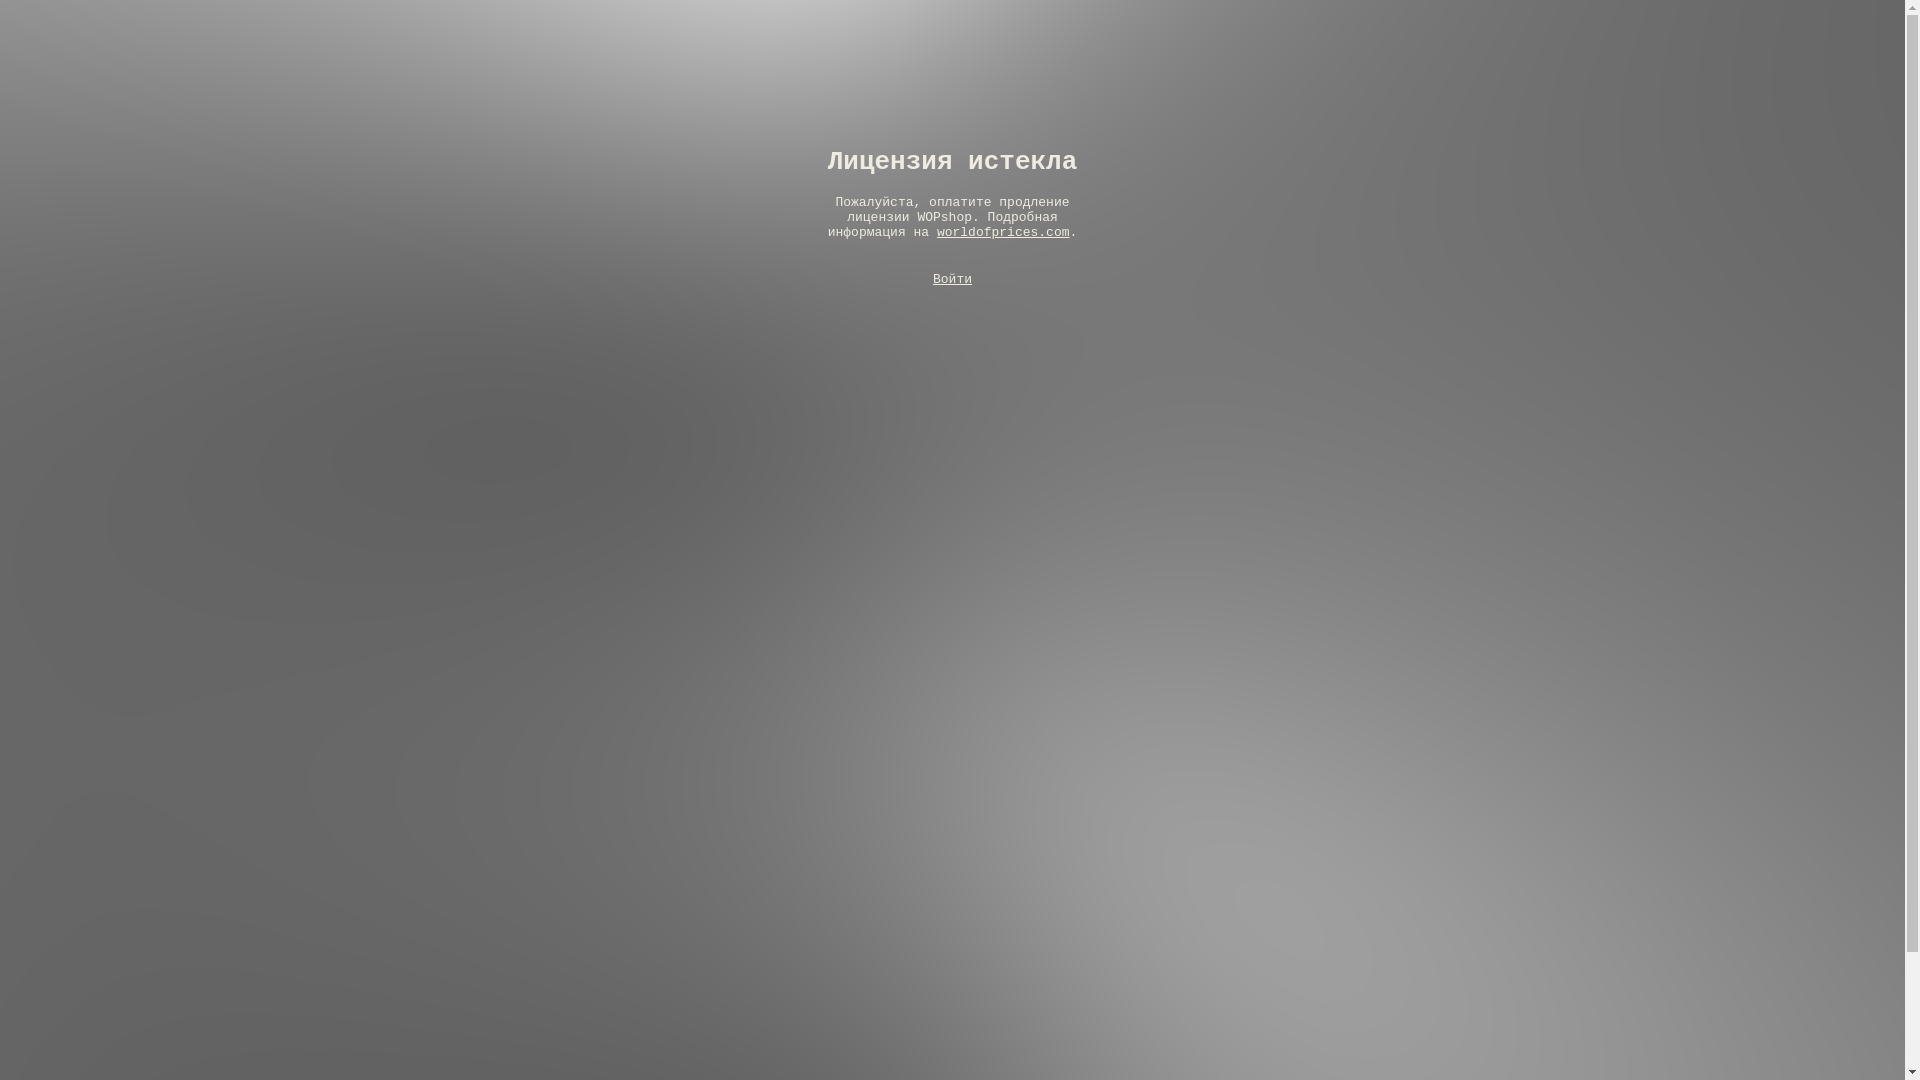 The image size is (1920, 1080). I want to click on 'worldofprices.com', so click(1003, 231).